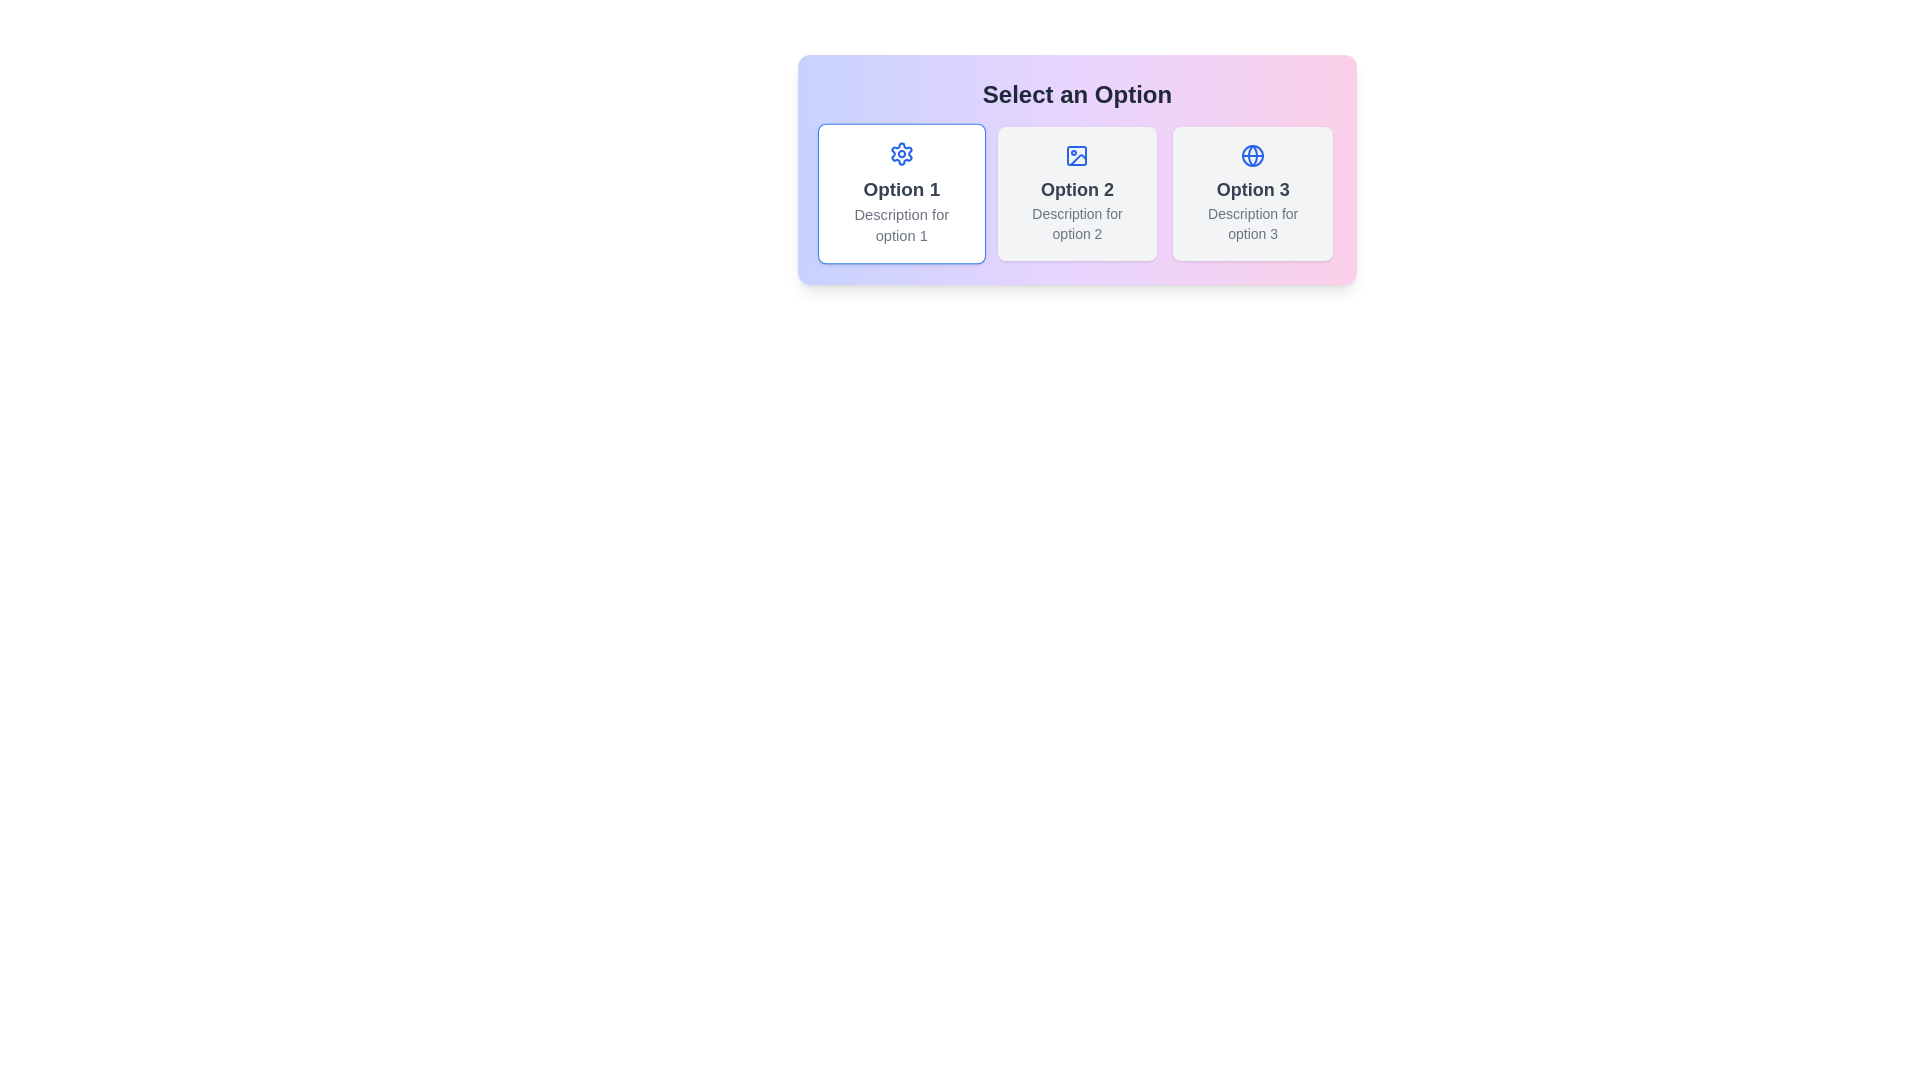 The width and height of the screenshot is (1920, 1080). What do you see at coordinates (1076, 189) in the screenshot?
I see `the bold text label 'Option 2' located in the middle option card of the selection menu` at bounding box center [1076, 189].